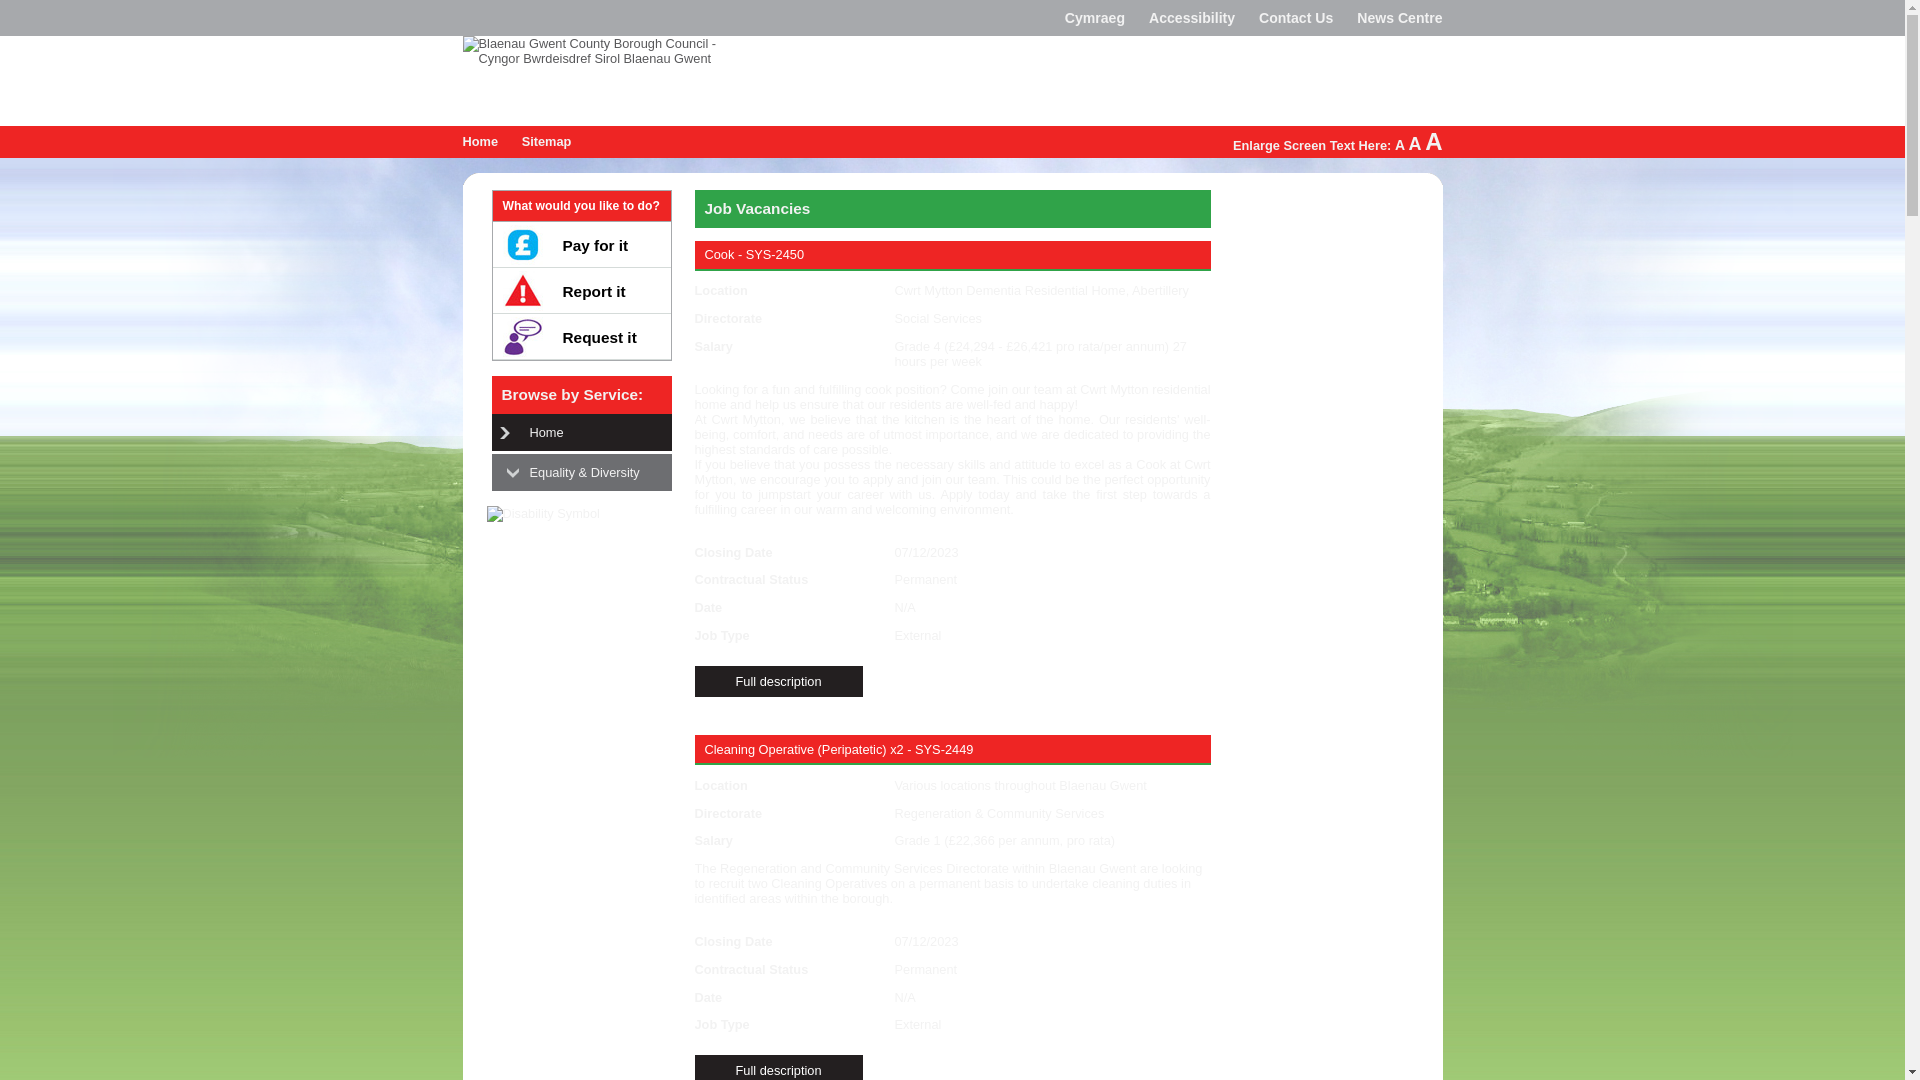 The image size is (1920, 1080). Describe the element at coordinates (1414, 142) in the screenshot. I see `'A'` at that location.